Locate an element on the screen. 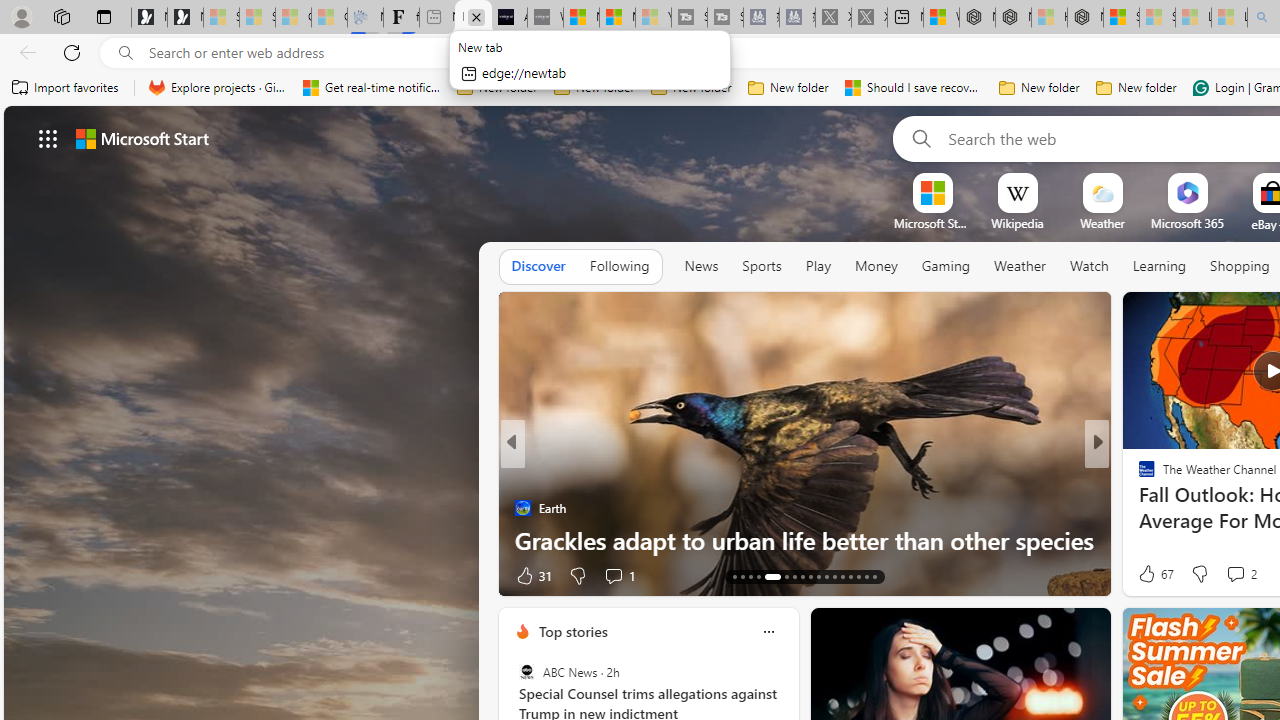 This screenshot has width=1280, height=720. 'Alternet' is located at coordinates (1138, 475).